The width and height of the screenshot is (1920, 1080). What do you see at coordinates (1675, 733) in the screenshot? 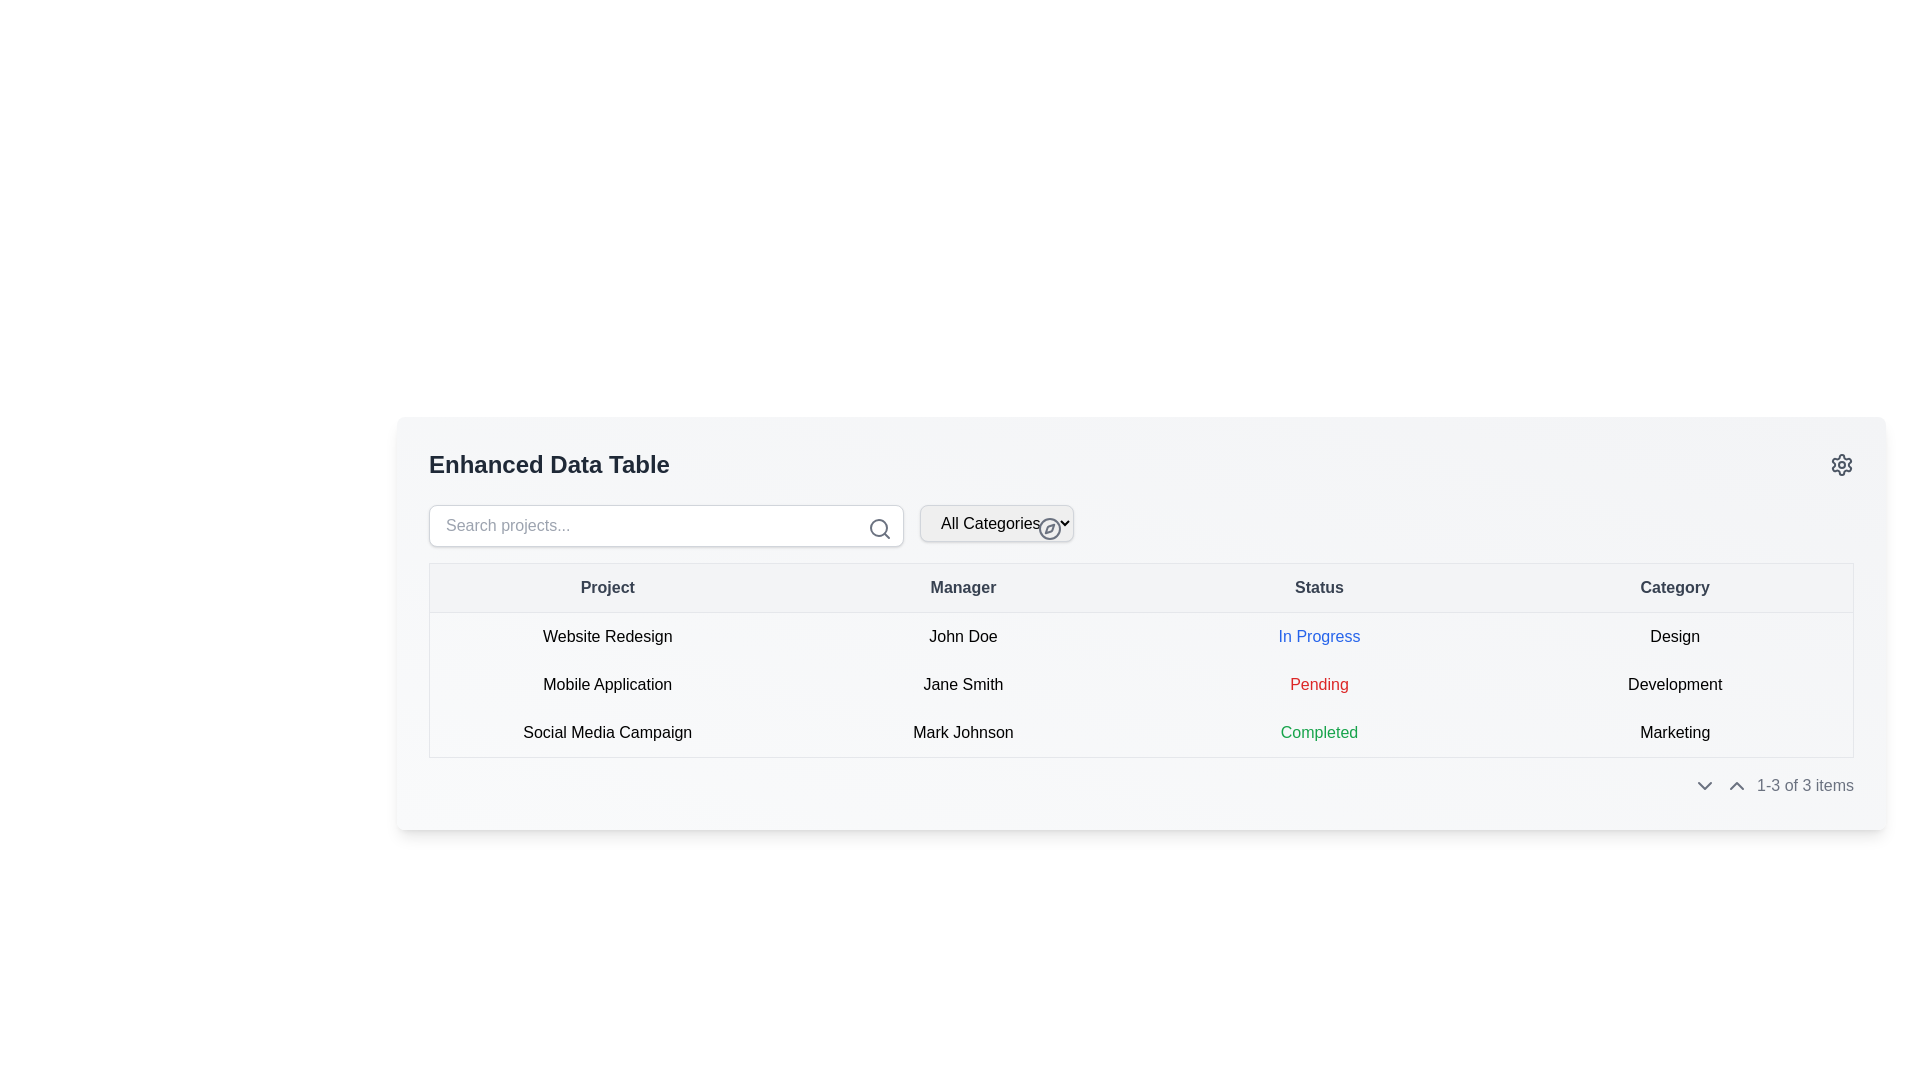
I see `the static text label that identifies the category of the corresponding project listed in the Enhanced Data Table, specifically the last column for the 'Social Media Campaign' row` at bounding box center [1675, 733].